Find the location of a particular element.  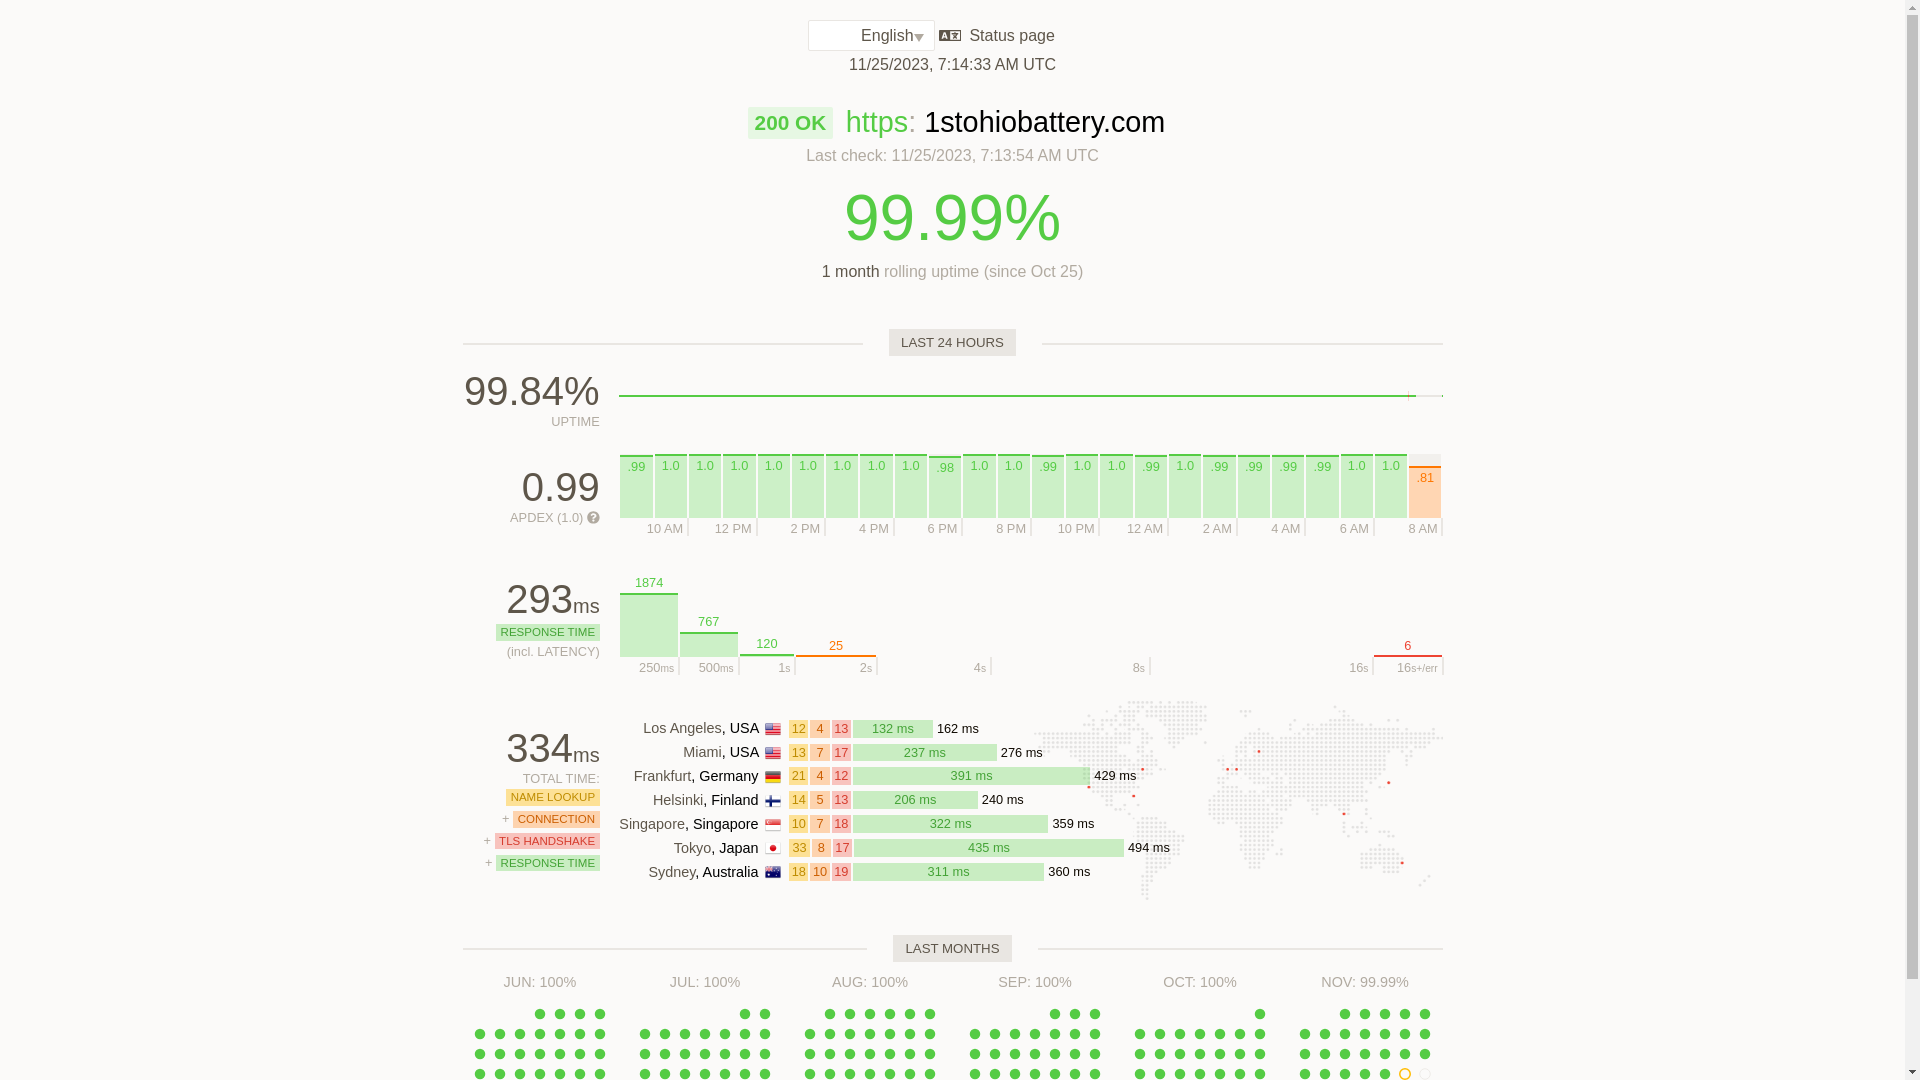

'<small>Jul 05:</small> No downtime' is located at coordinates (675, 1033).